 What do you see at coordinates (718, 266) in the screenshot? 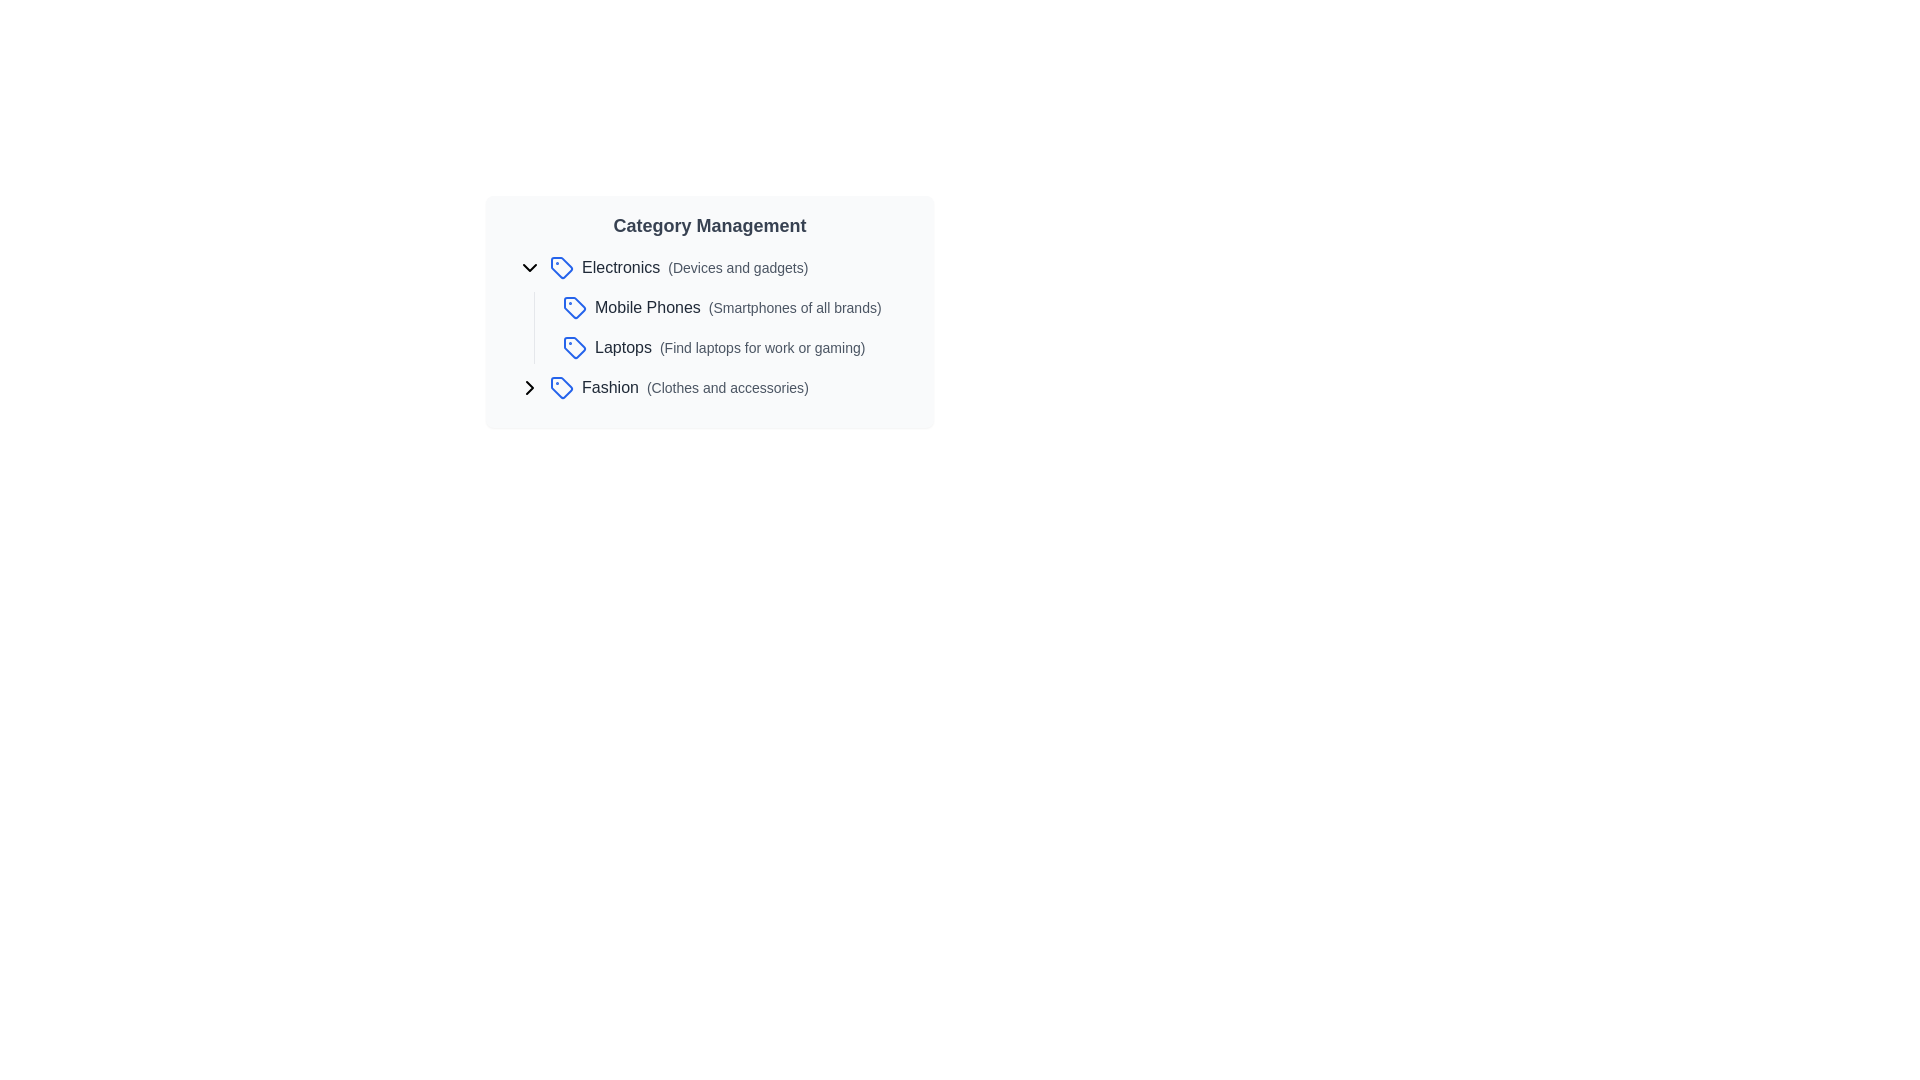
I see `the 'Electronics' label in bold` at bounding box center [718, 266].